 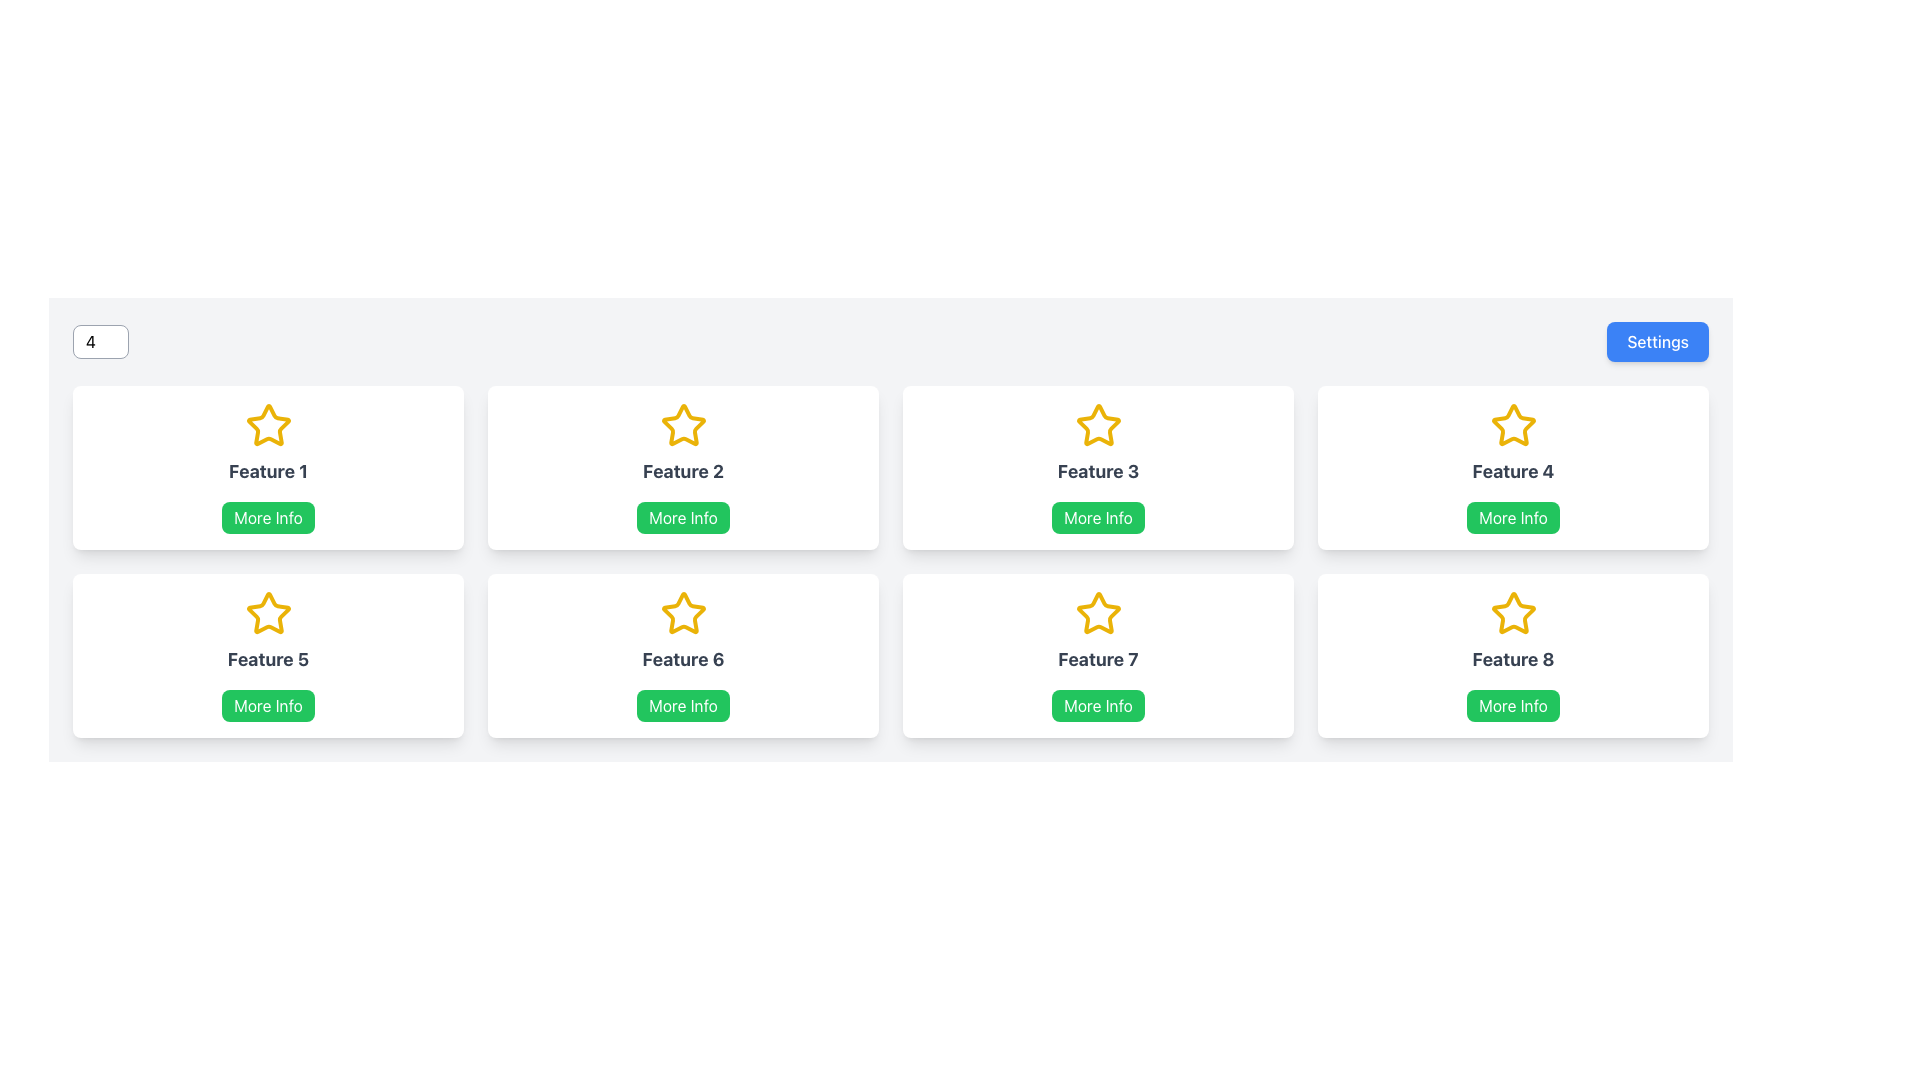 What do you see at coordinates (267, 516) in the screenshot?
I see `the button labeled 'Feature 1'` at bounding box center [267, 516].